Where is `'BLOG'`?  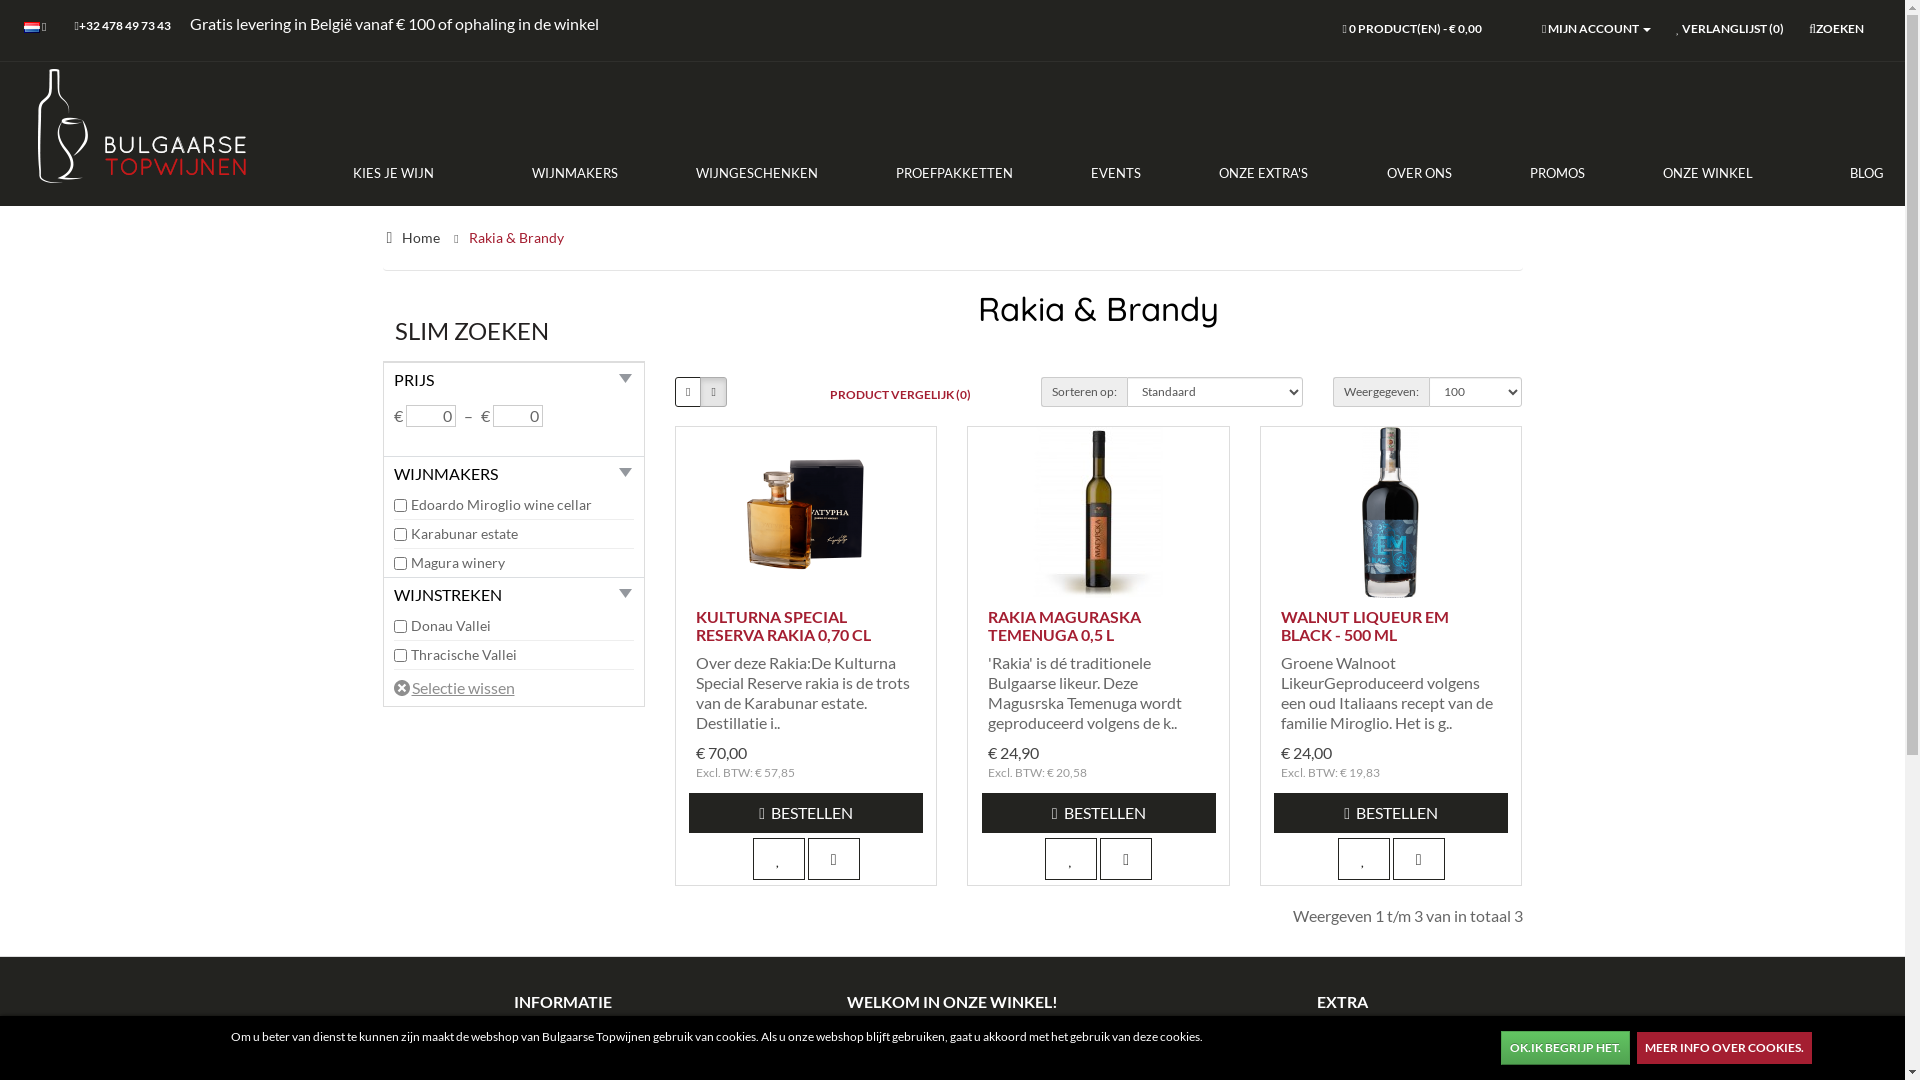
'BLOG' is located at coordinates (1791, 172).